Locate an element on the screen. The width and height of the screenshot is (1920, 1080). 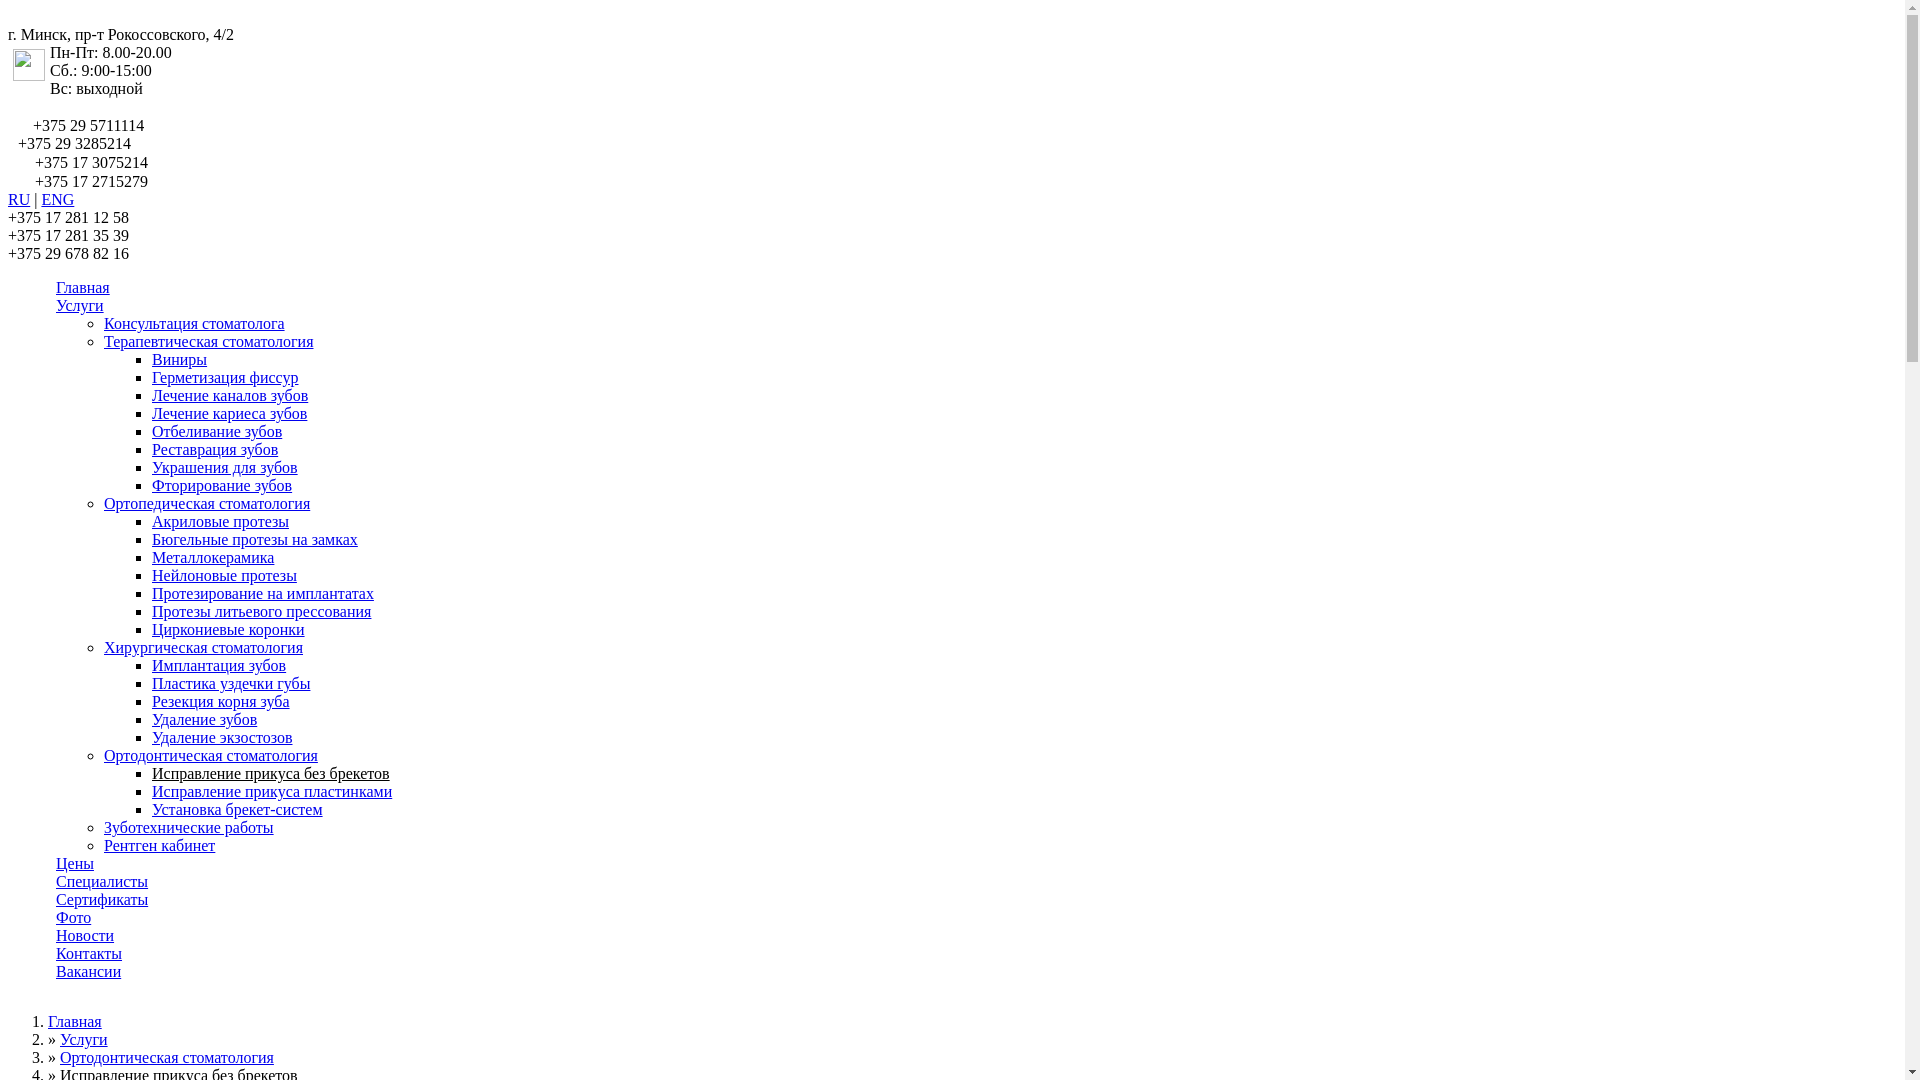
'ENG' is located at coordinates (57, 199).